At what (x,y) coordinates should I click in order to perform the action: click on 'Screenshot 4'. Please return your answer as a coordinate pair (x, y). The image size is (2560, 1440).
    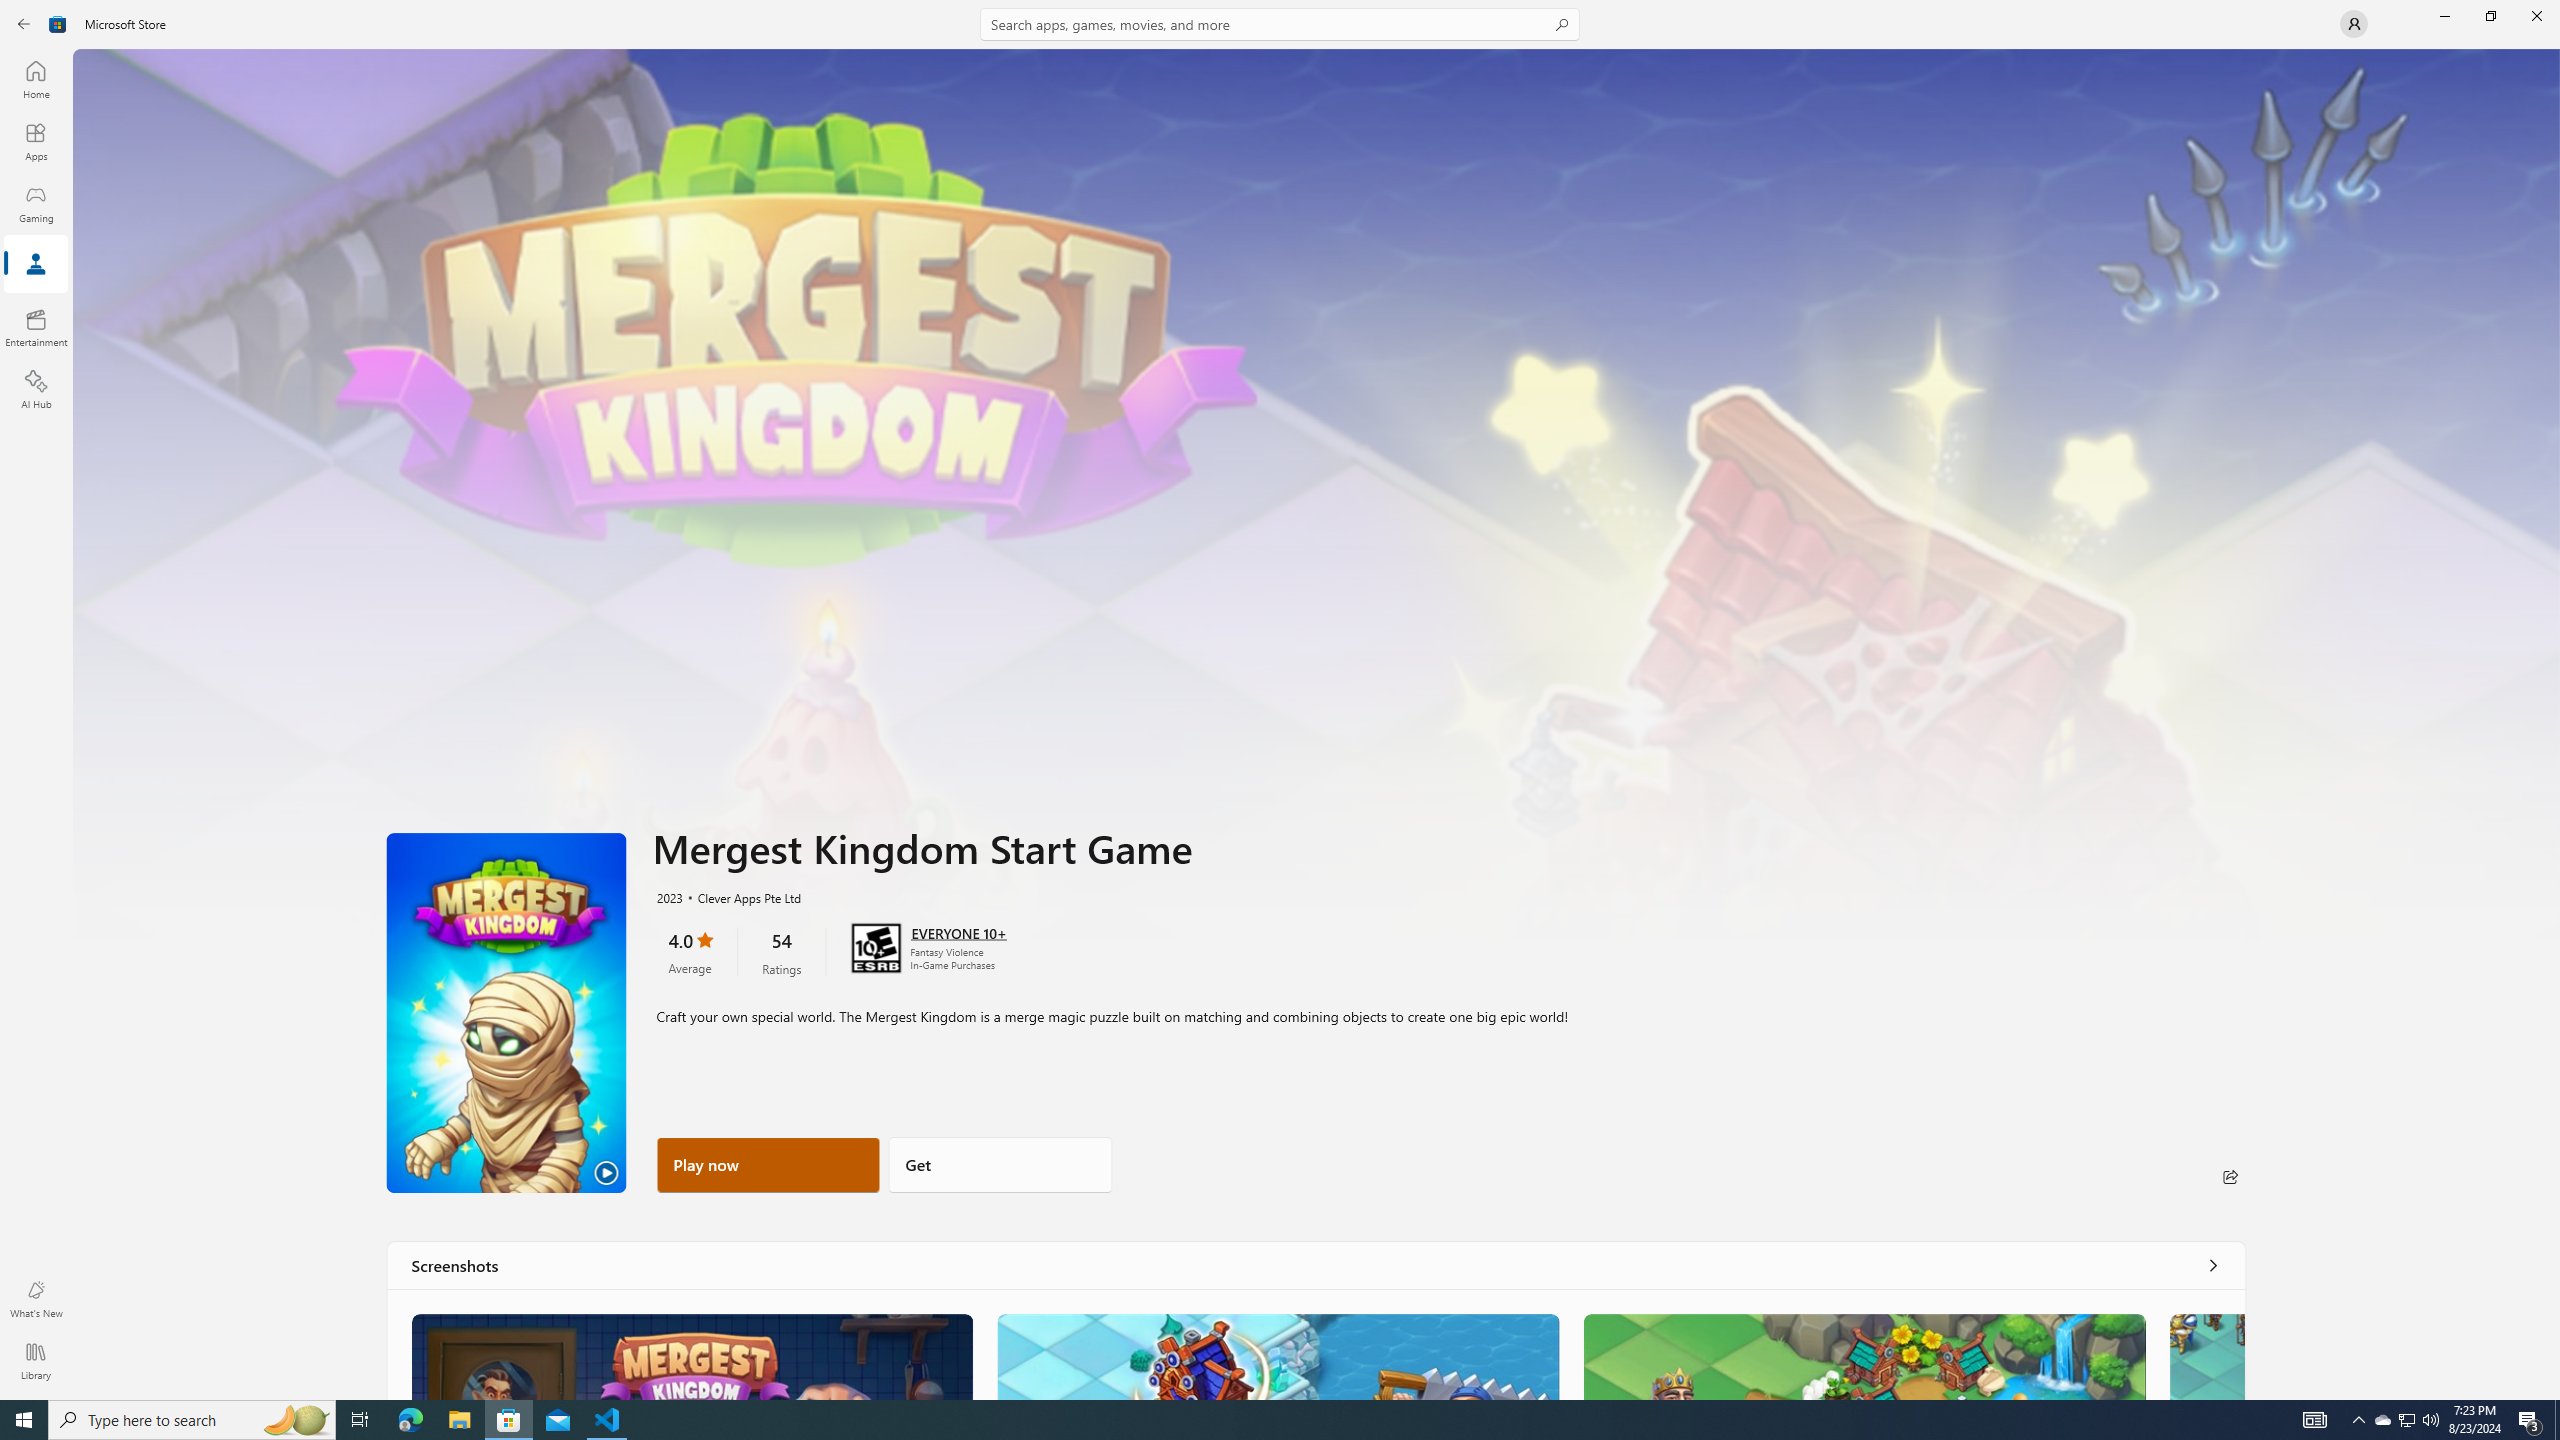
    Looking at the image, I should click on (2205, 1355).